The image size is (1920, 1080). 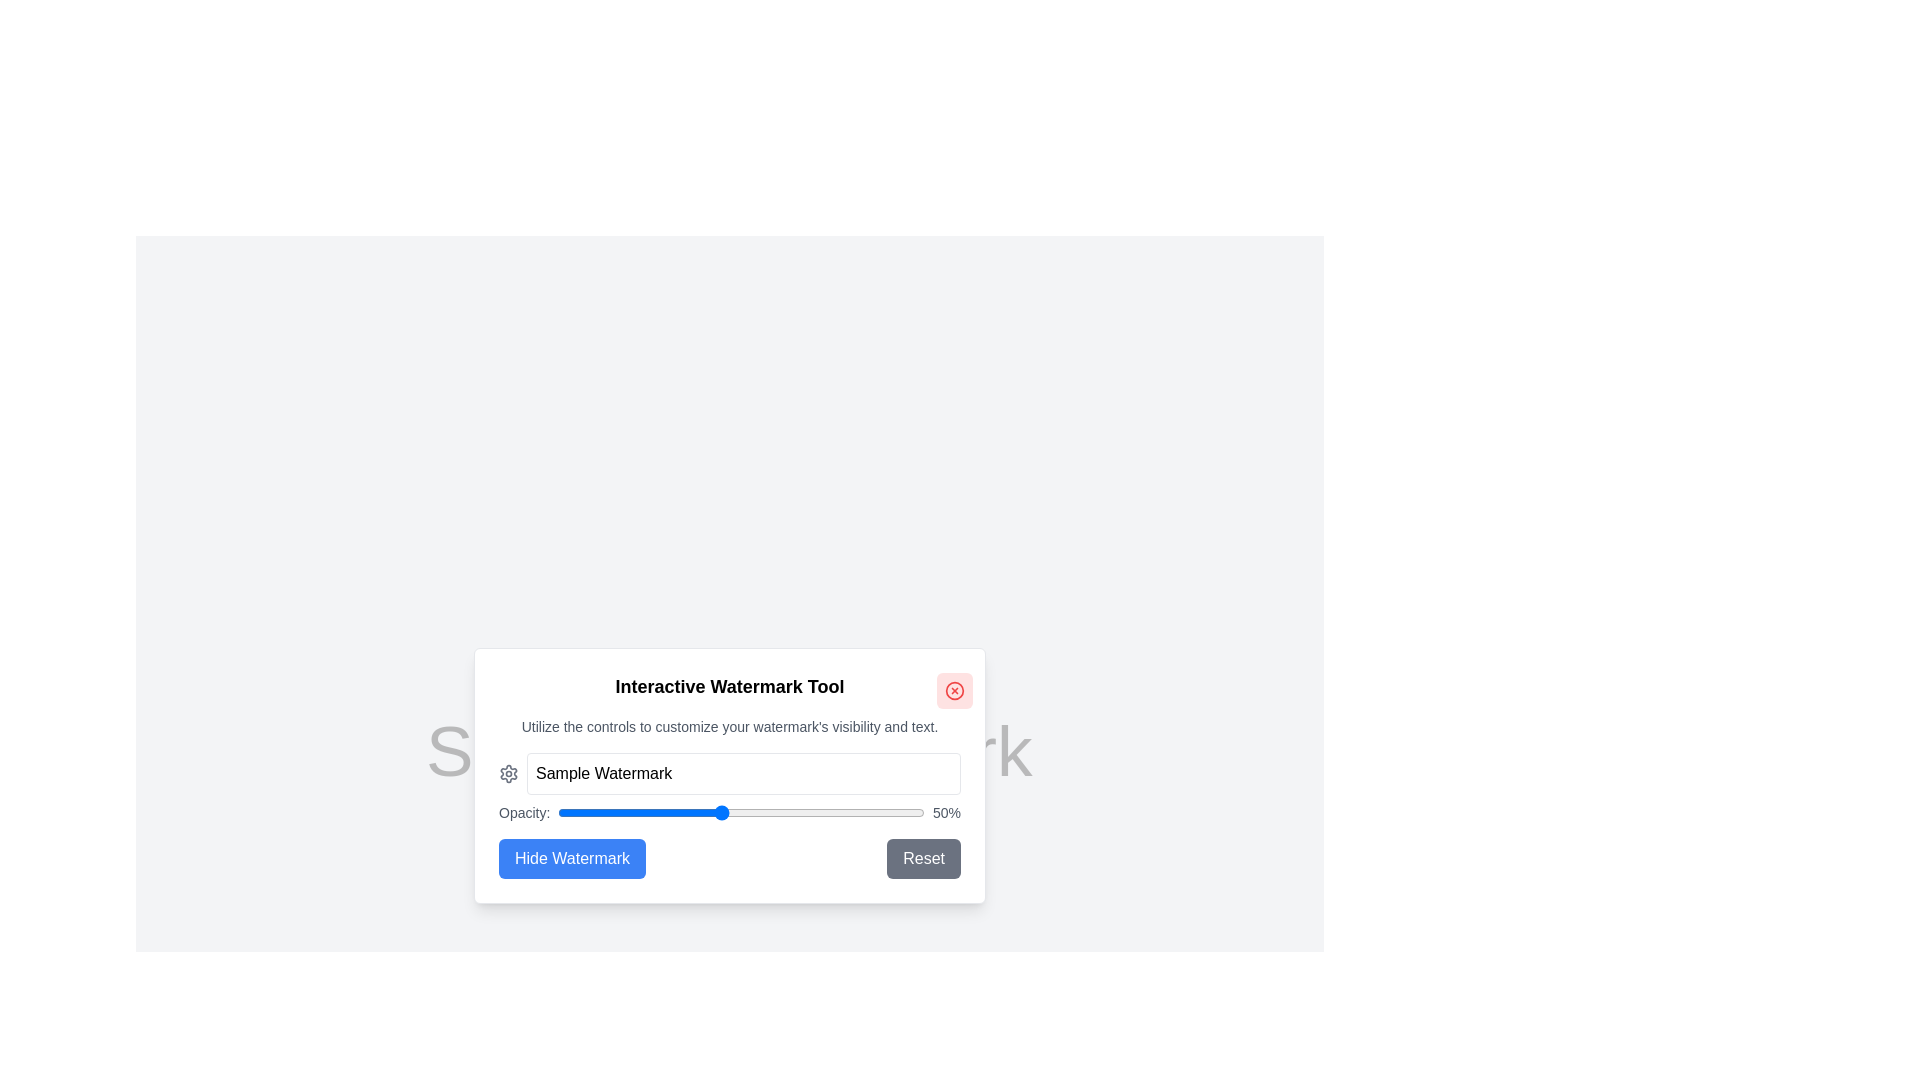 What do you see at coordinates (571, 858) in the screenshot?
I see `the button located in the lower-left portion of the 'Interactive Watermark Tool' modal dialog to hide the watermark` at bounding box center [571, 858].